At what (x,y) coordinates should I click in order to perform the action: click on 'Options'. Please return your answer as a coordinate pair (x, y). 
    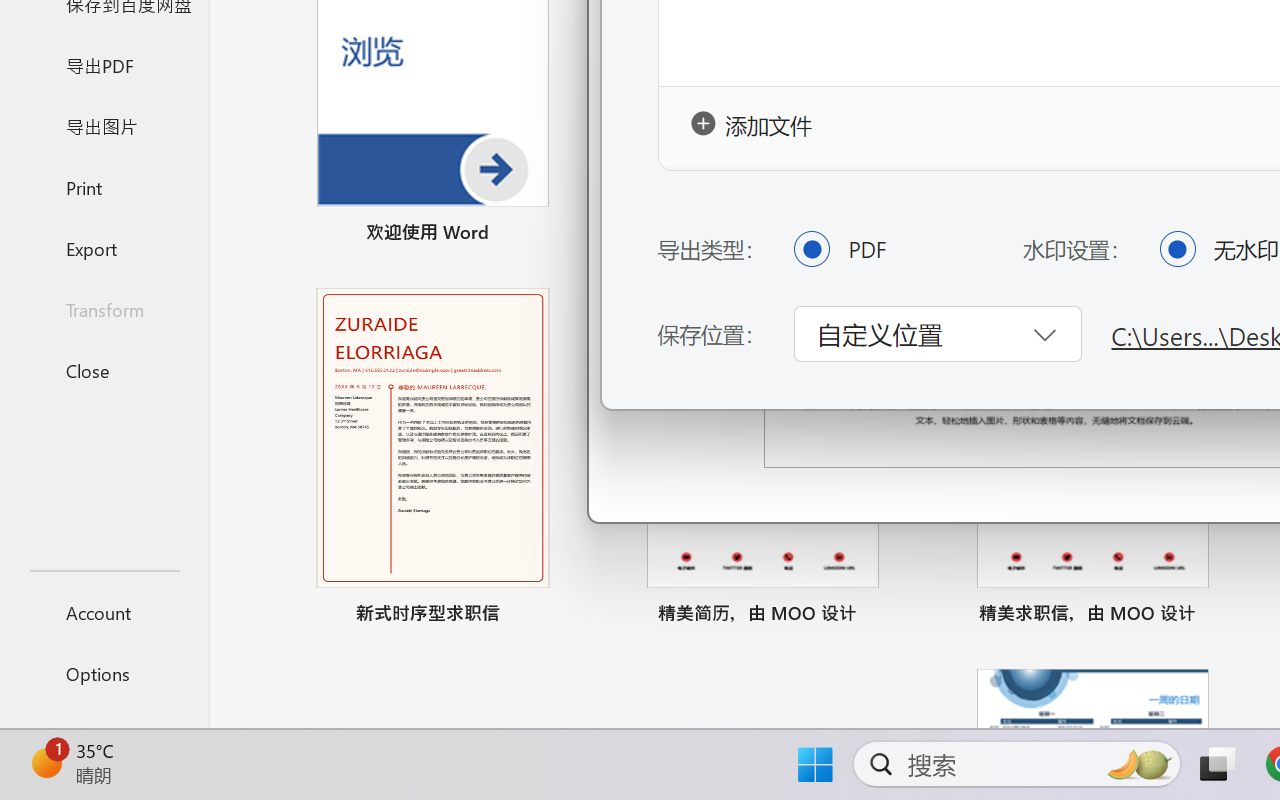
    Looking at the image, I should click on (103, 673).